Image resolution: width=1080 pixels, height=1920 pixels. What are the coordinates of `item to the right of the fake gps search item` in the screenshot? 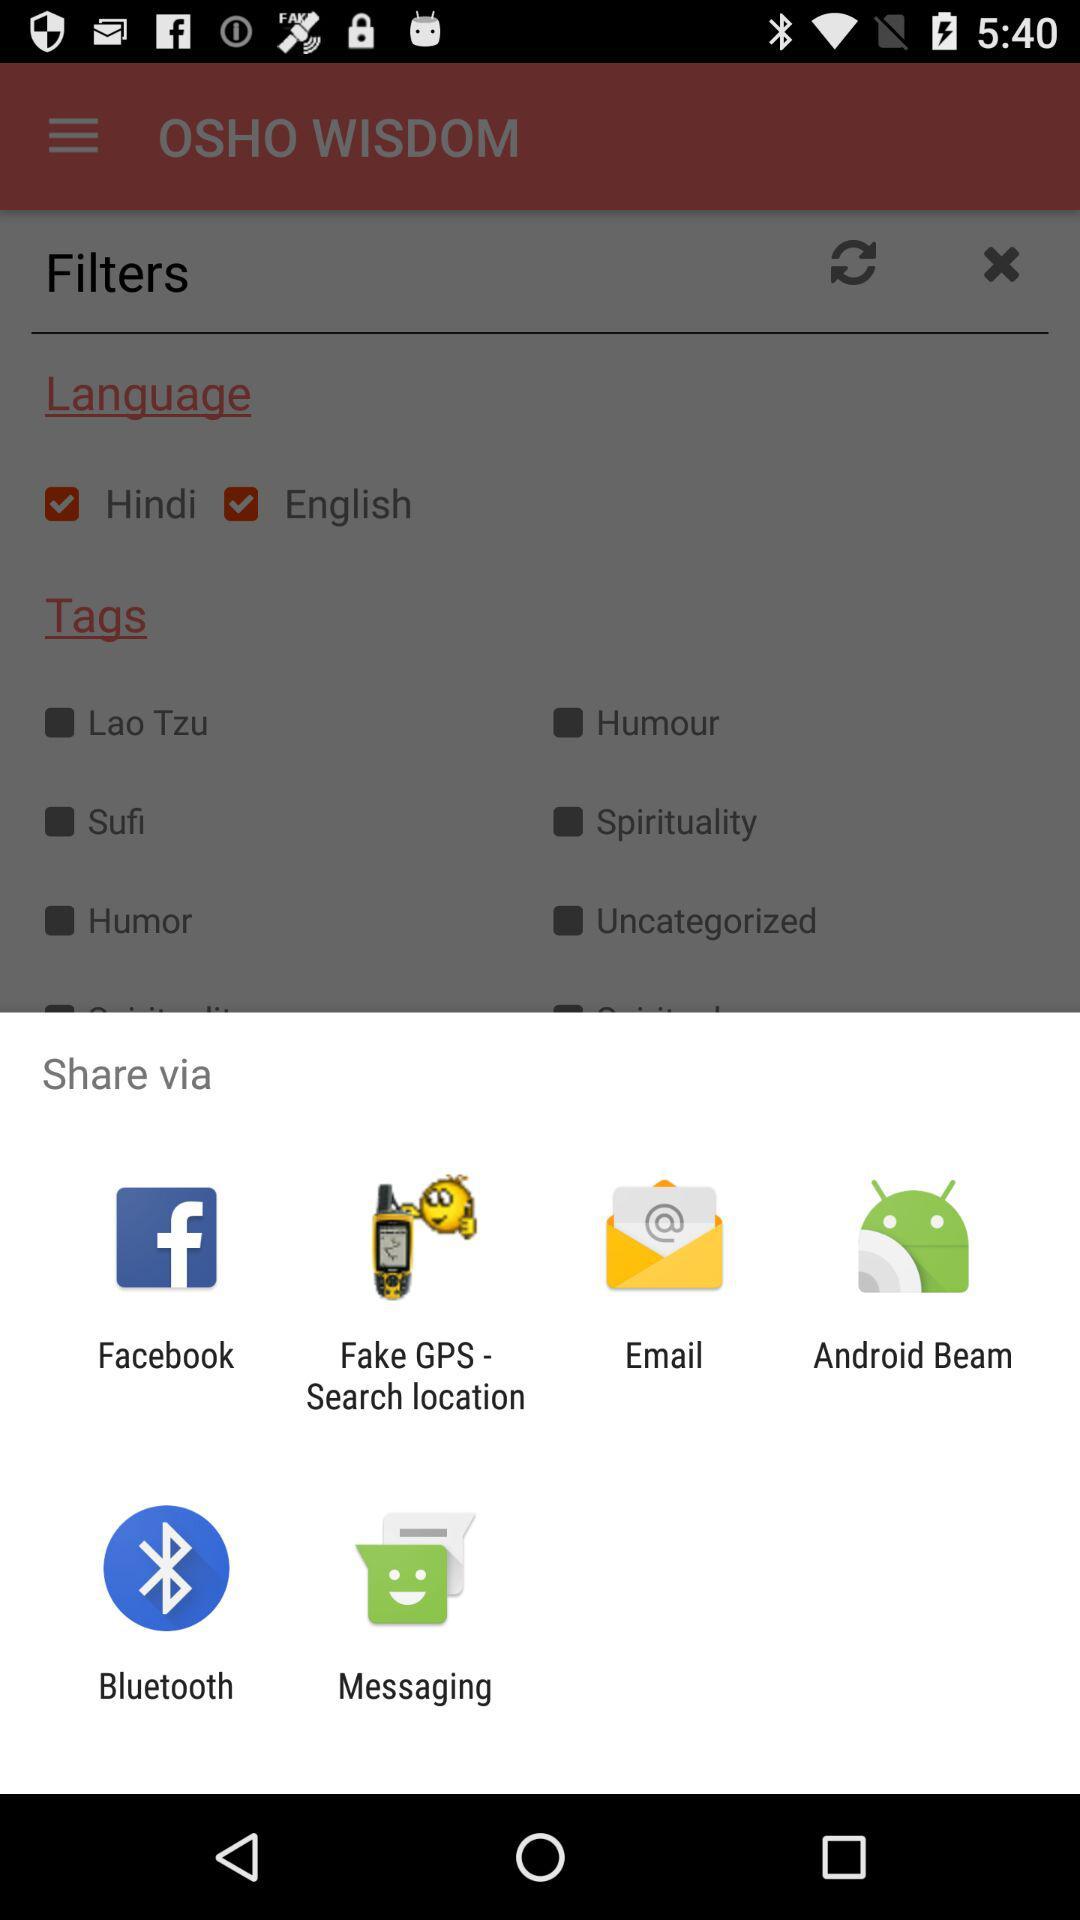 It's located at (664, 1374).